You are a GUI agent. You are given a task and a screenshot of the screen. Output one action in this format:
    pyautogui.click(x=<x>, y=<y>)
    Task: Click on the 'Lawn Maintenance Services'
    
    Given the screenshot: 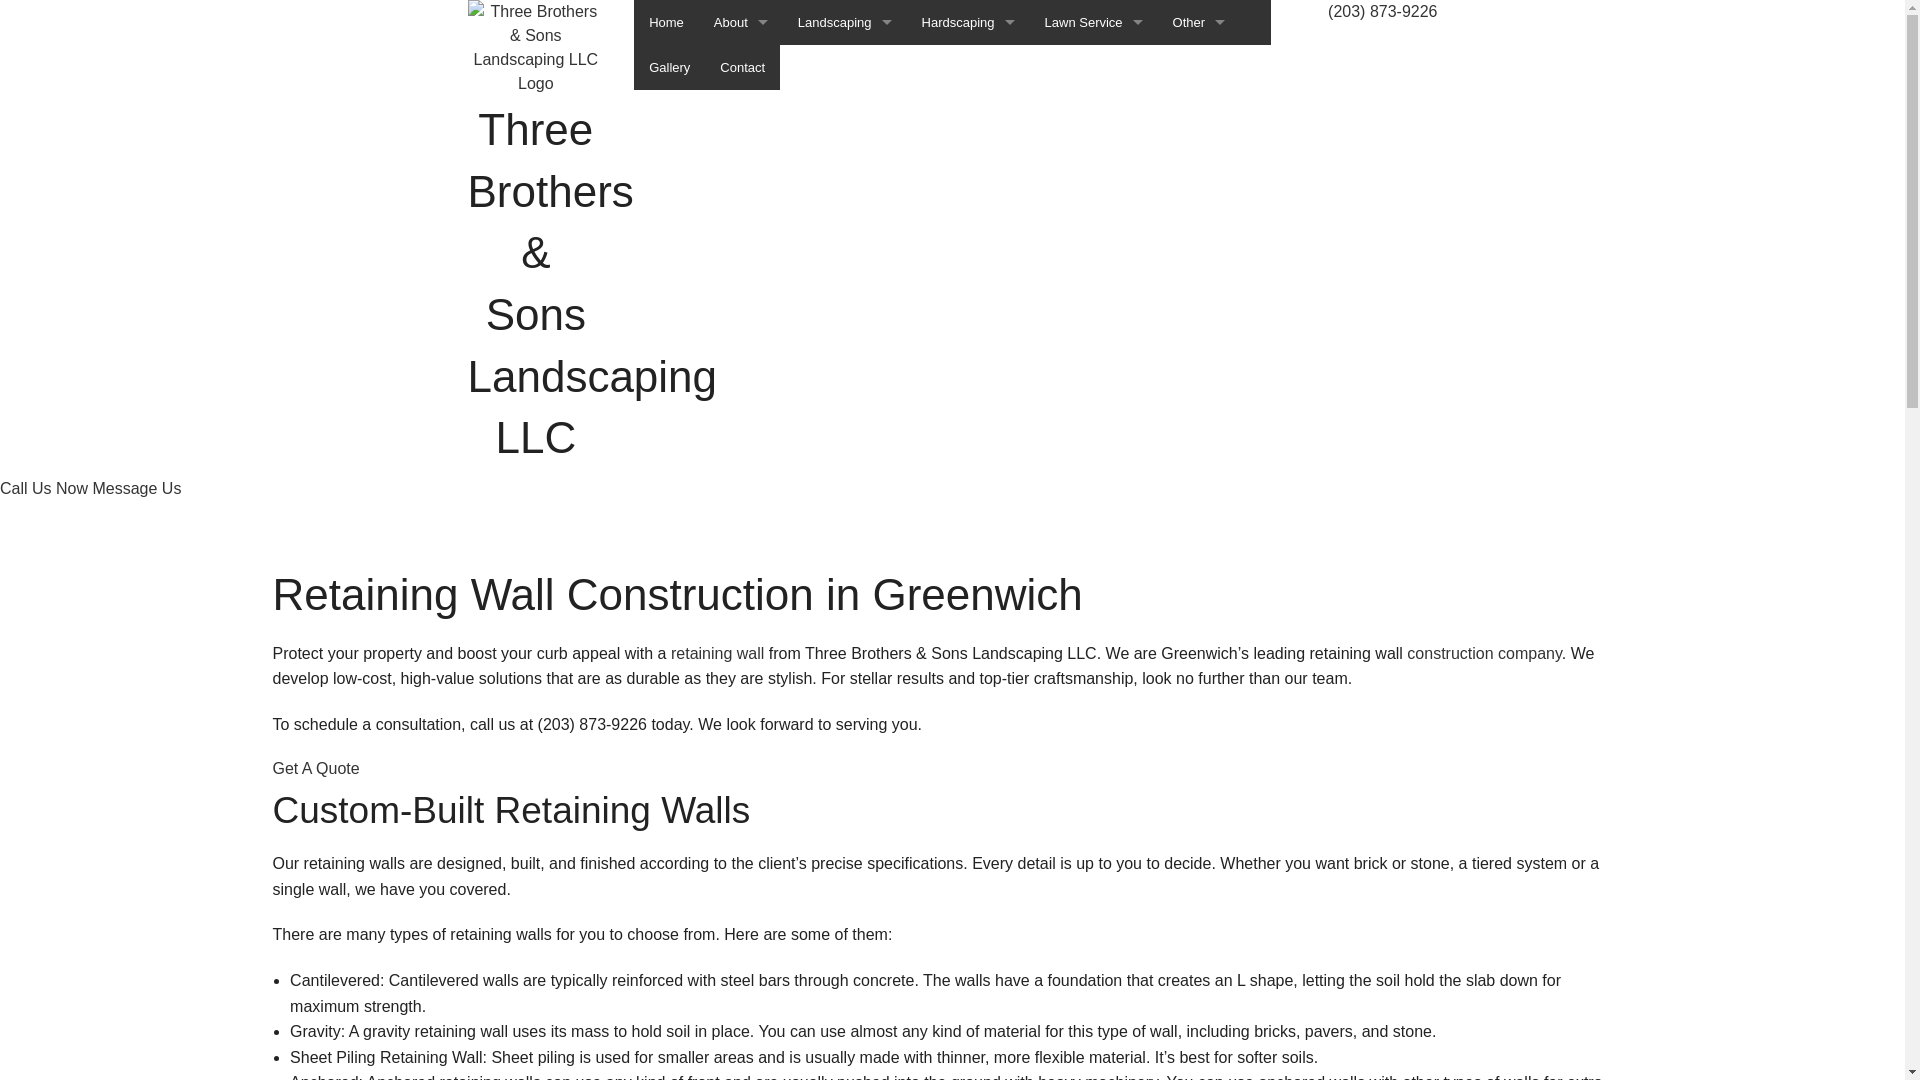 What is the action you would take?
    pyautogui.click(x=1093, y=156)
    